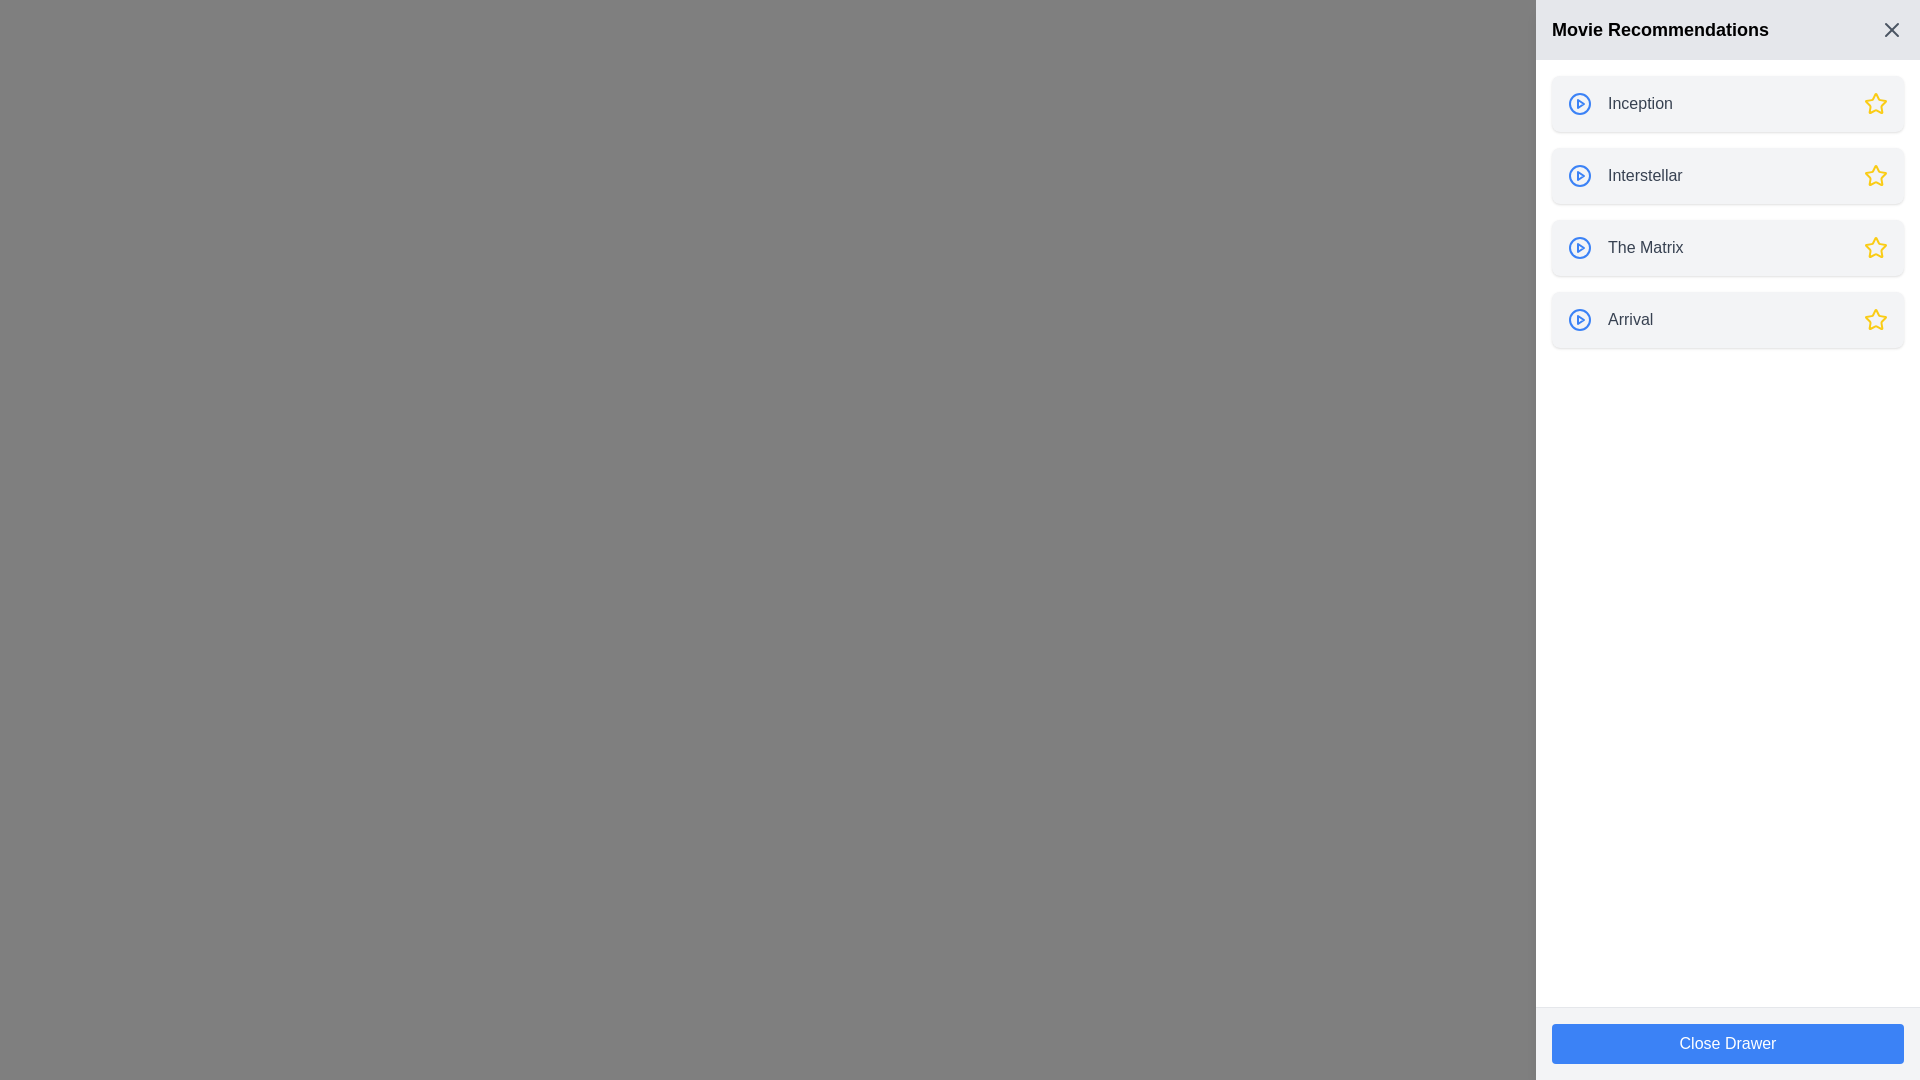 Image resolution: width=1920 pixels, height=1080 pixels. What do you see at coordinates (1610, 319) in the screenshot?
I see `the circular blue play icon next to the text 'Arrival' in the fourth row of the 'Movie Recommendations' panel to play the movie` at bounding box center [1610, 319].